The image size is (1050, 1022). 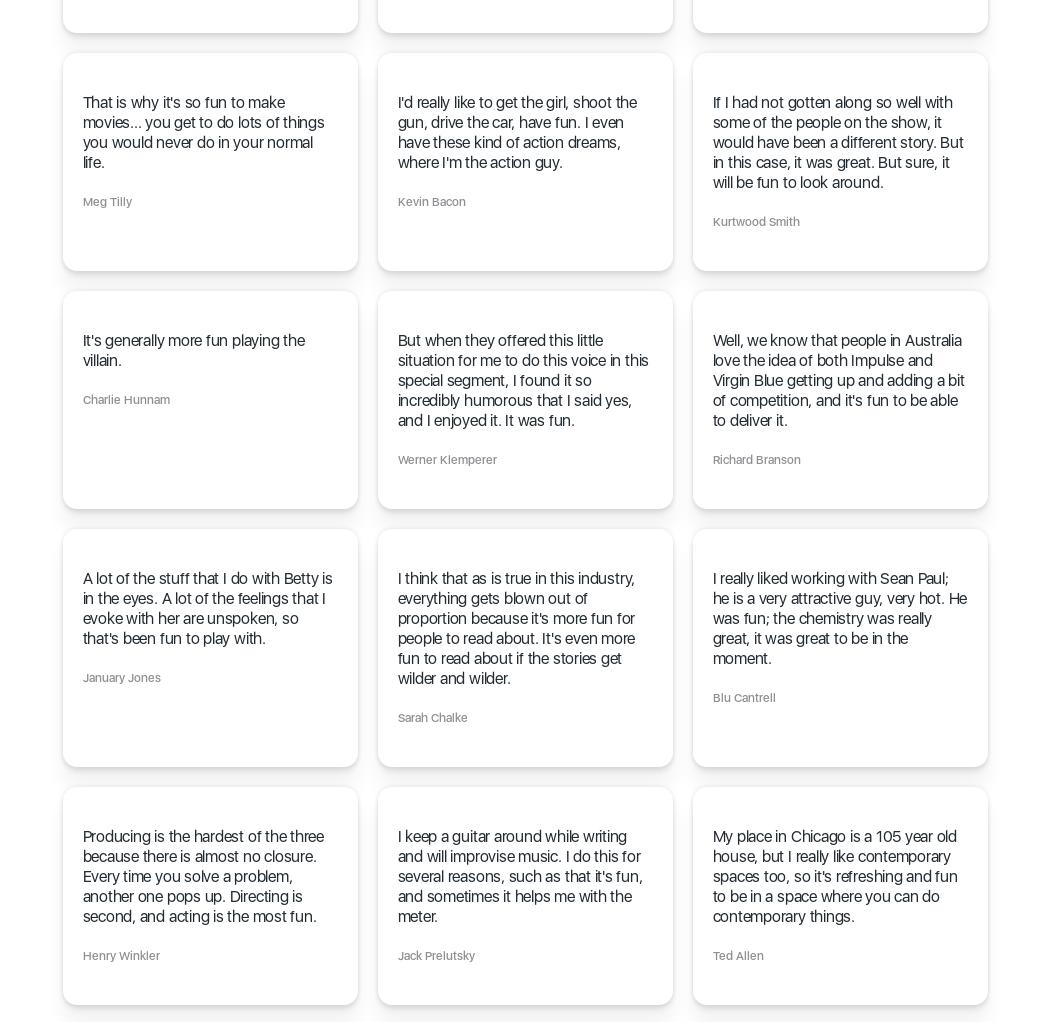 What do you see at coordinates (397, 202) in the screenshot?
I see `'Kevin Bacon'` at bounding box center [397, 202].